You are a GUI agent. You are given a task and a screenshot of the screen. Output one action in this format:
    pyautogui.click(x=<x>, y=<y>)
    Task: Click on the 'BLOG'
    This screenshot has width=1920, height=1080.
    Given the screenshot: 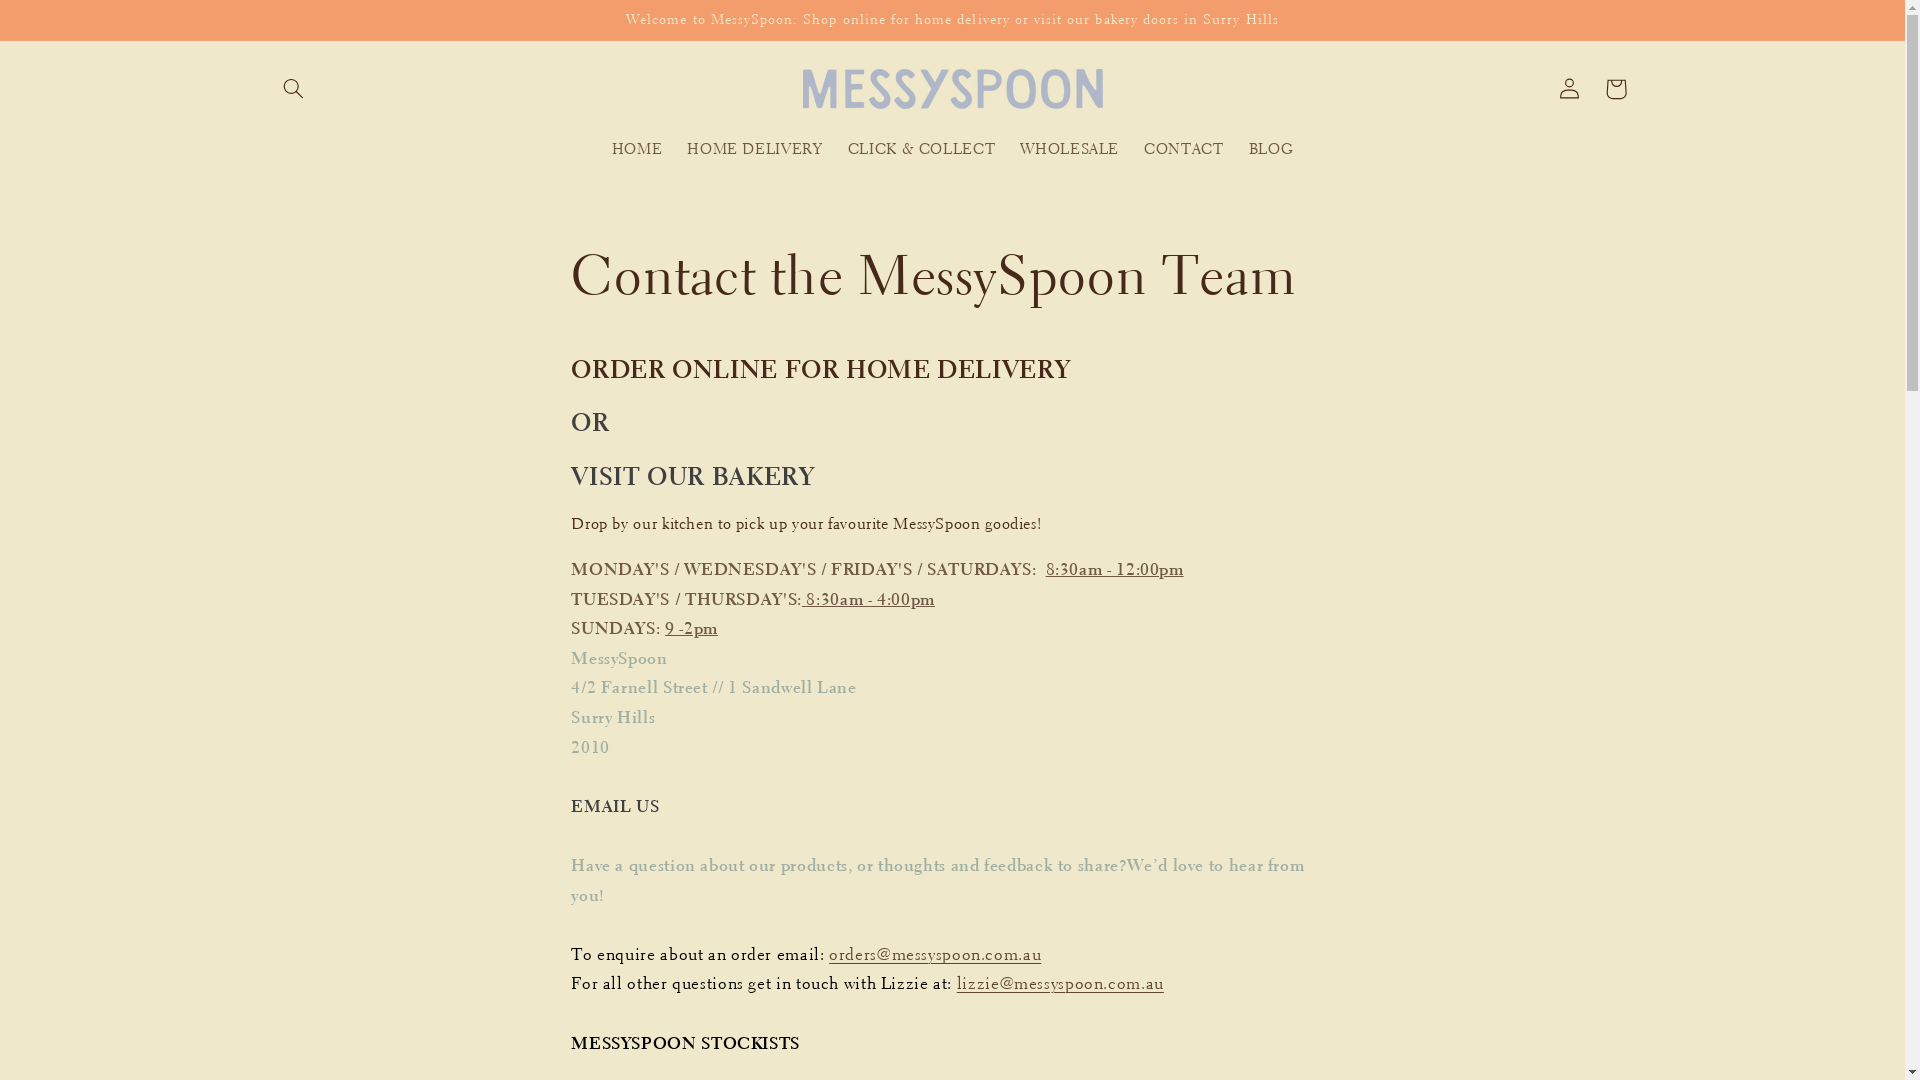 What is the action you would take?
    pyautogui.click(x=1270, y=149)
    